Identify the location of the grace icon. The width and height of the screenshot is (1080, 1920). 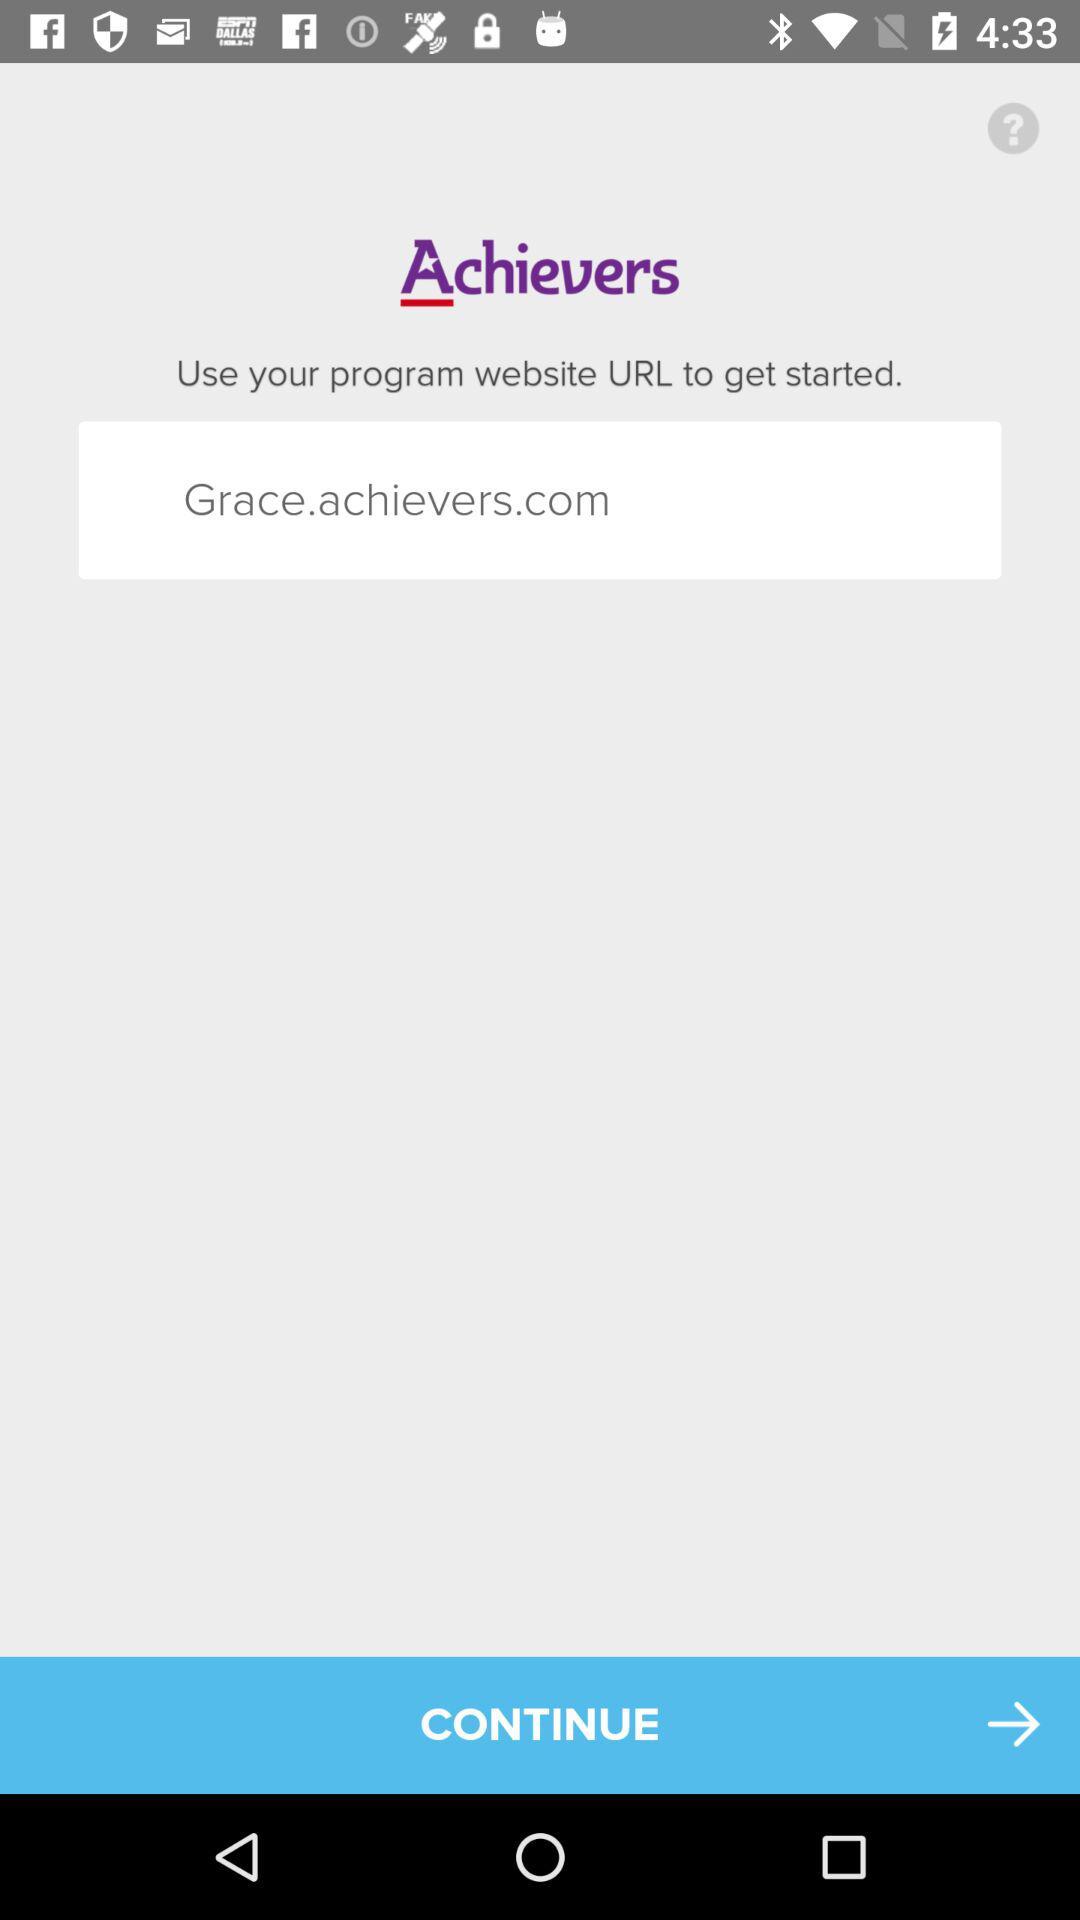
(219, 500).